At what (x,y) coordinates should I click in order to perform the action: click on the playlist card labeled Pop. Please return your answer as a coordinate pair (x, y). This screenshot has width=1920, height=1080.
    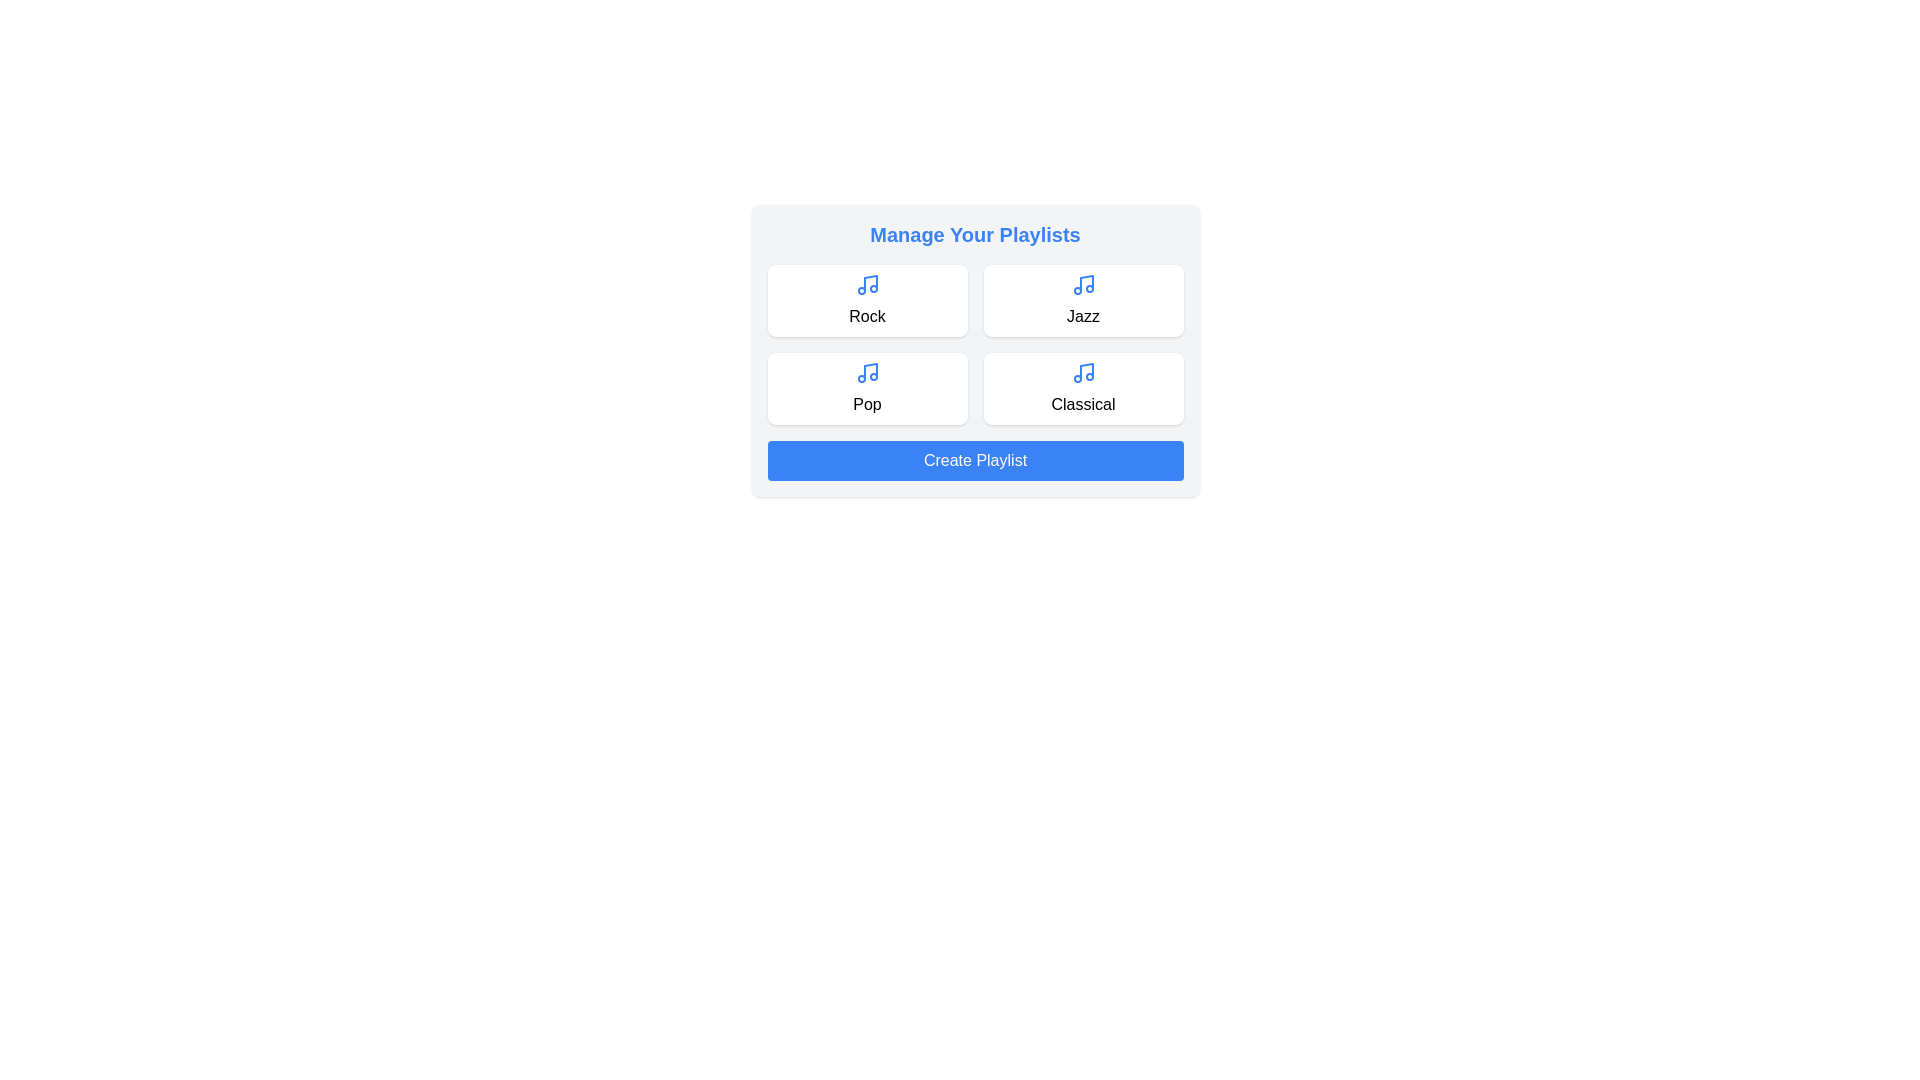
    Looking at the image, I should click on (867, 389).